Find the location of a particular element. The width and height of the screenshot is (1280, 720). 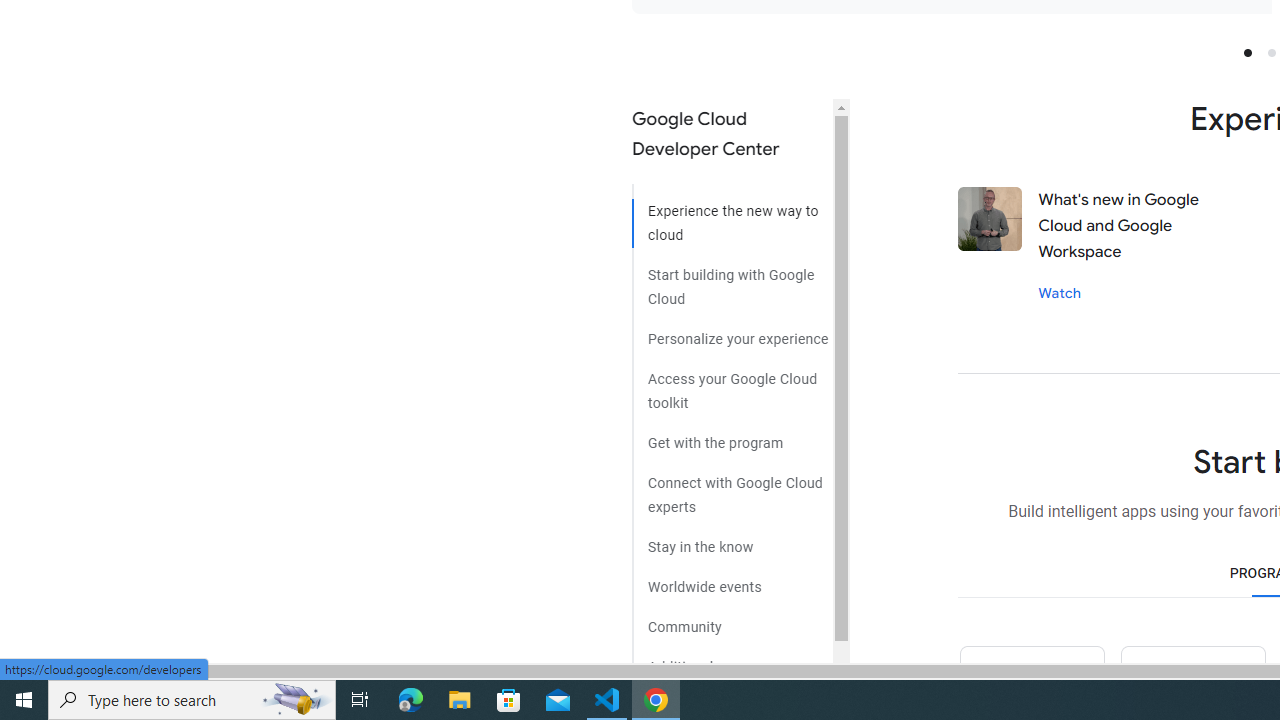

'Stay in the know' is located at coordinates (731, 540).